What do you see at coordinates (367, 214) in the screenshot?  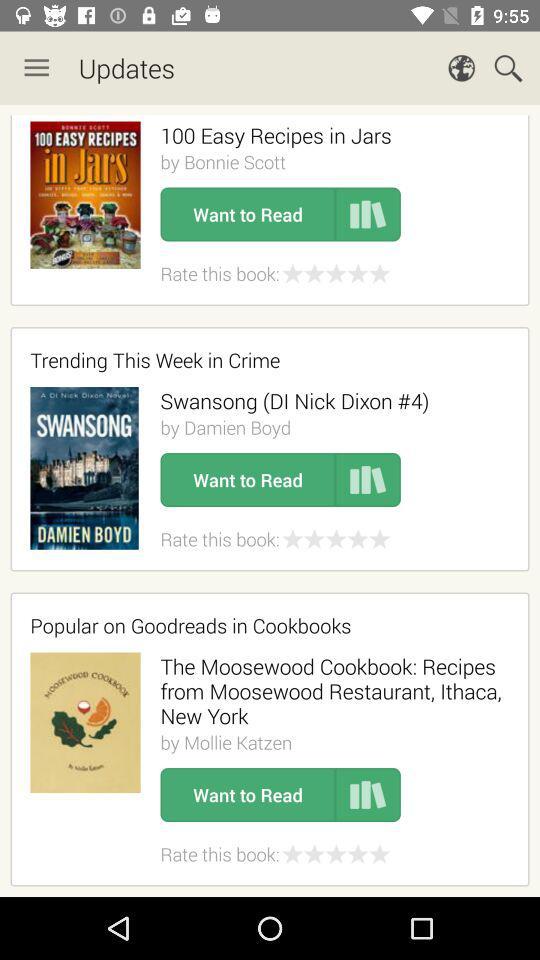 I see `display book details` at bounding box center [367, 214].